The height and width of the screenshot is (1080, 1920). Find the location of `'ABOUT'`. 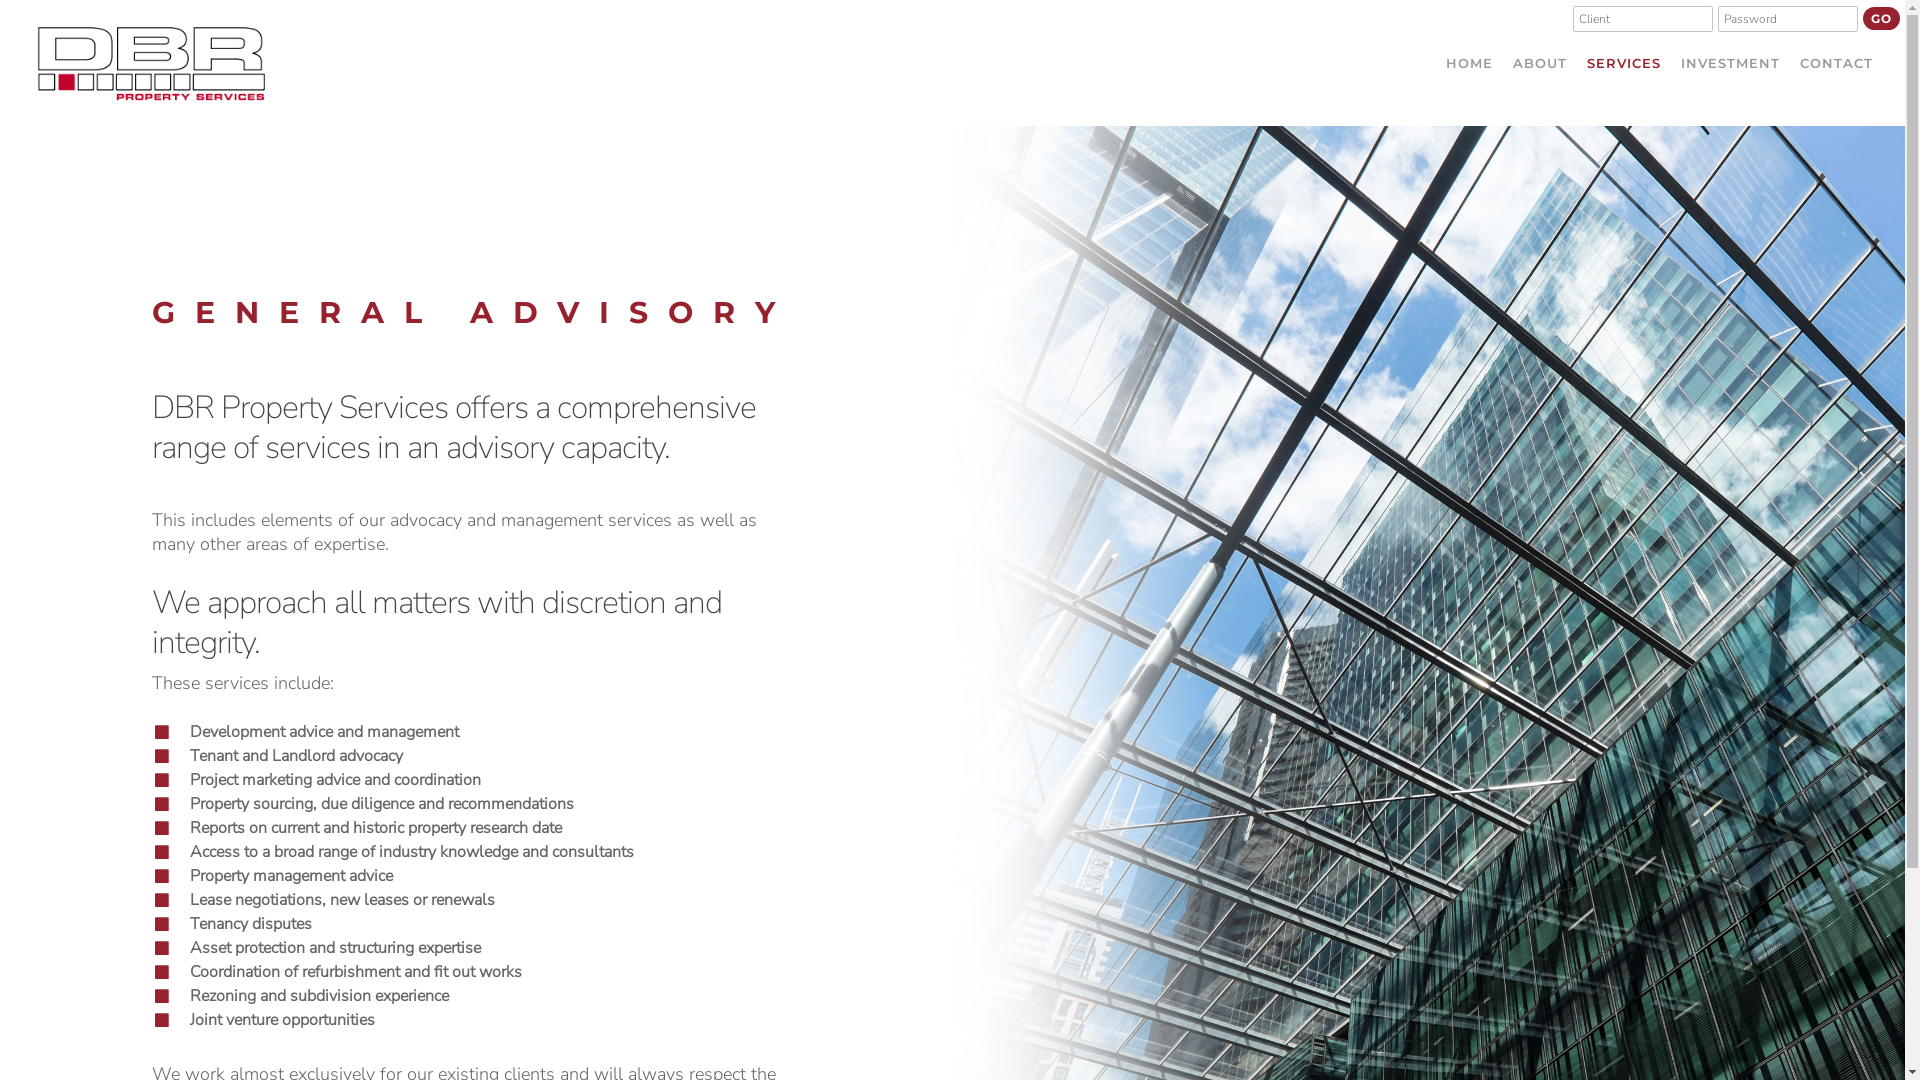

'ABOUT' is located at coordinates (1539, 61).